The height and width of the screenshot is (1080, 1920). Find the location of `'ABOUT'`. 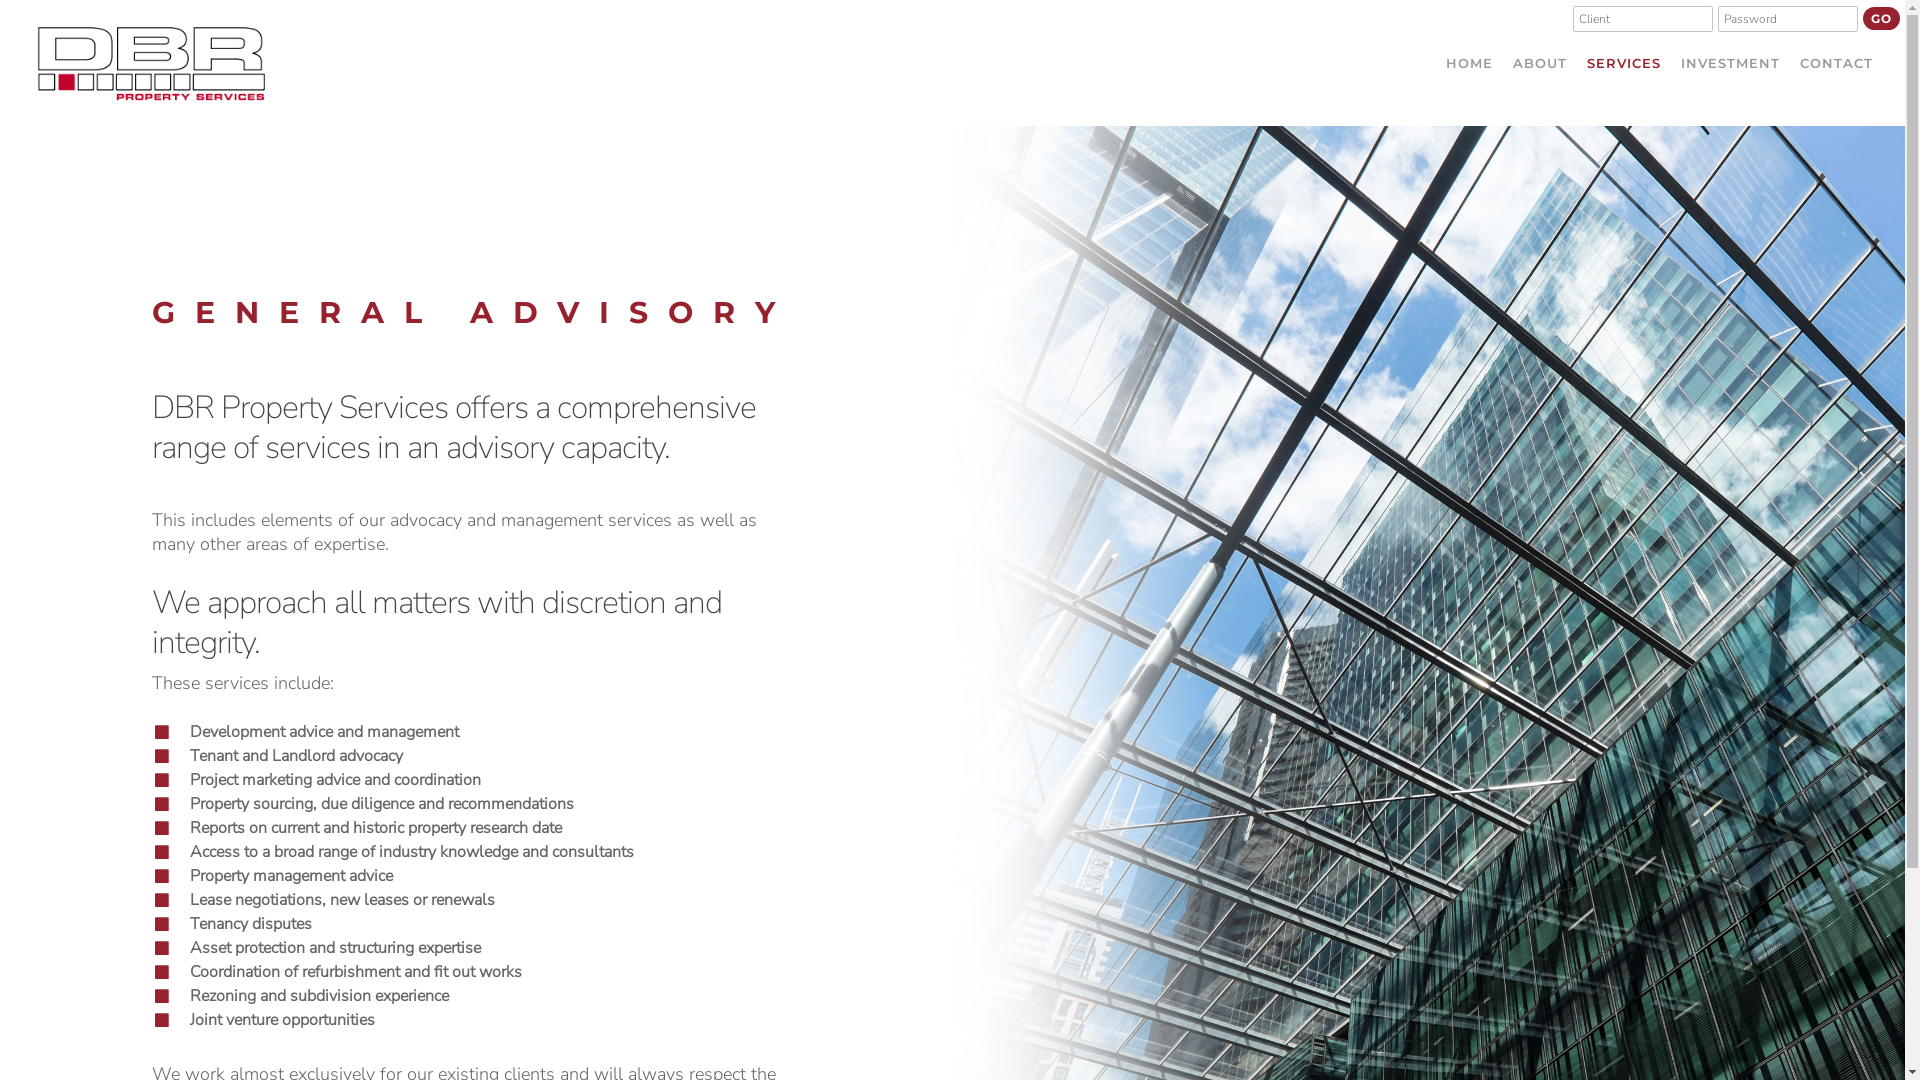

'ABOUT' is located at coordinates (1539, 61).